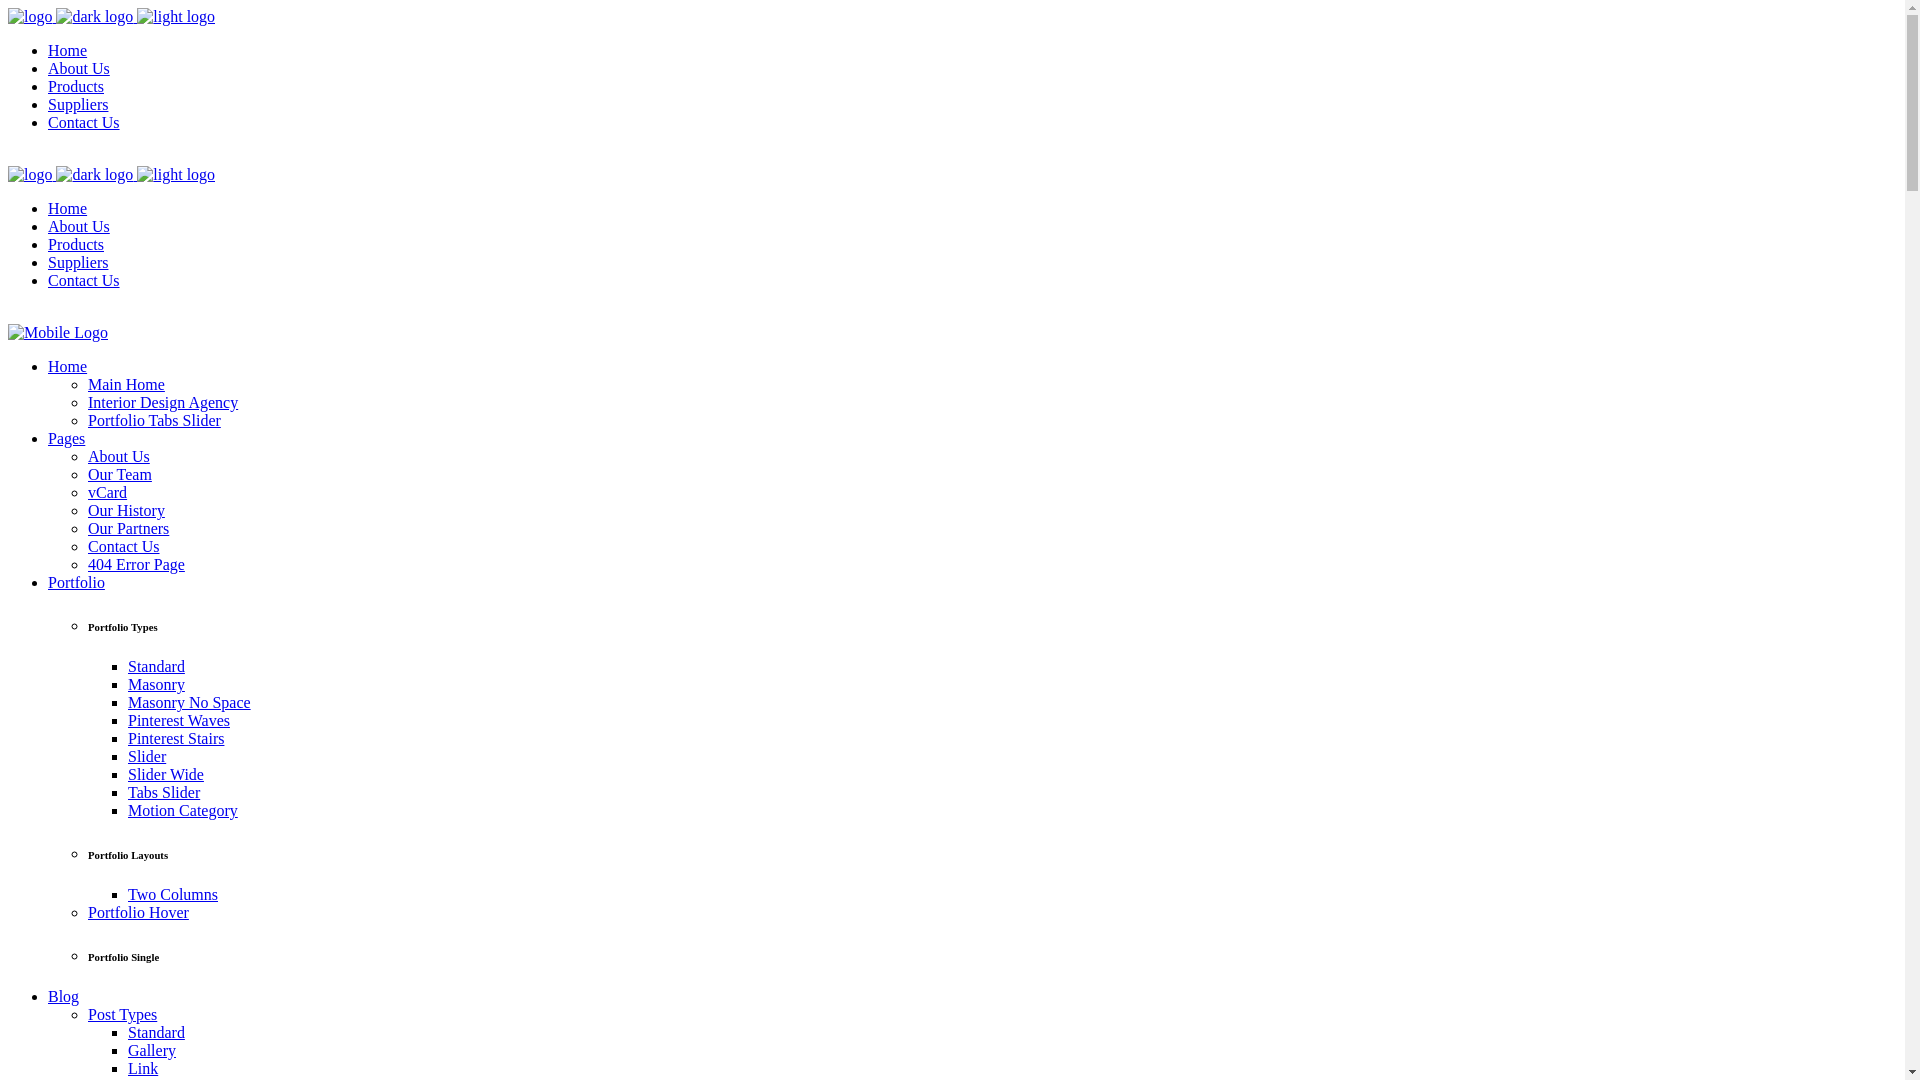  What do you see at coordinates (189, 701) in the screenshot?
I see `'Masonry No Space'` at bounding box center [189, 701].